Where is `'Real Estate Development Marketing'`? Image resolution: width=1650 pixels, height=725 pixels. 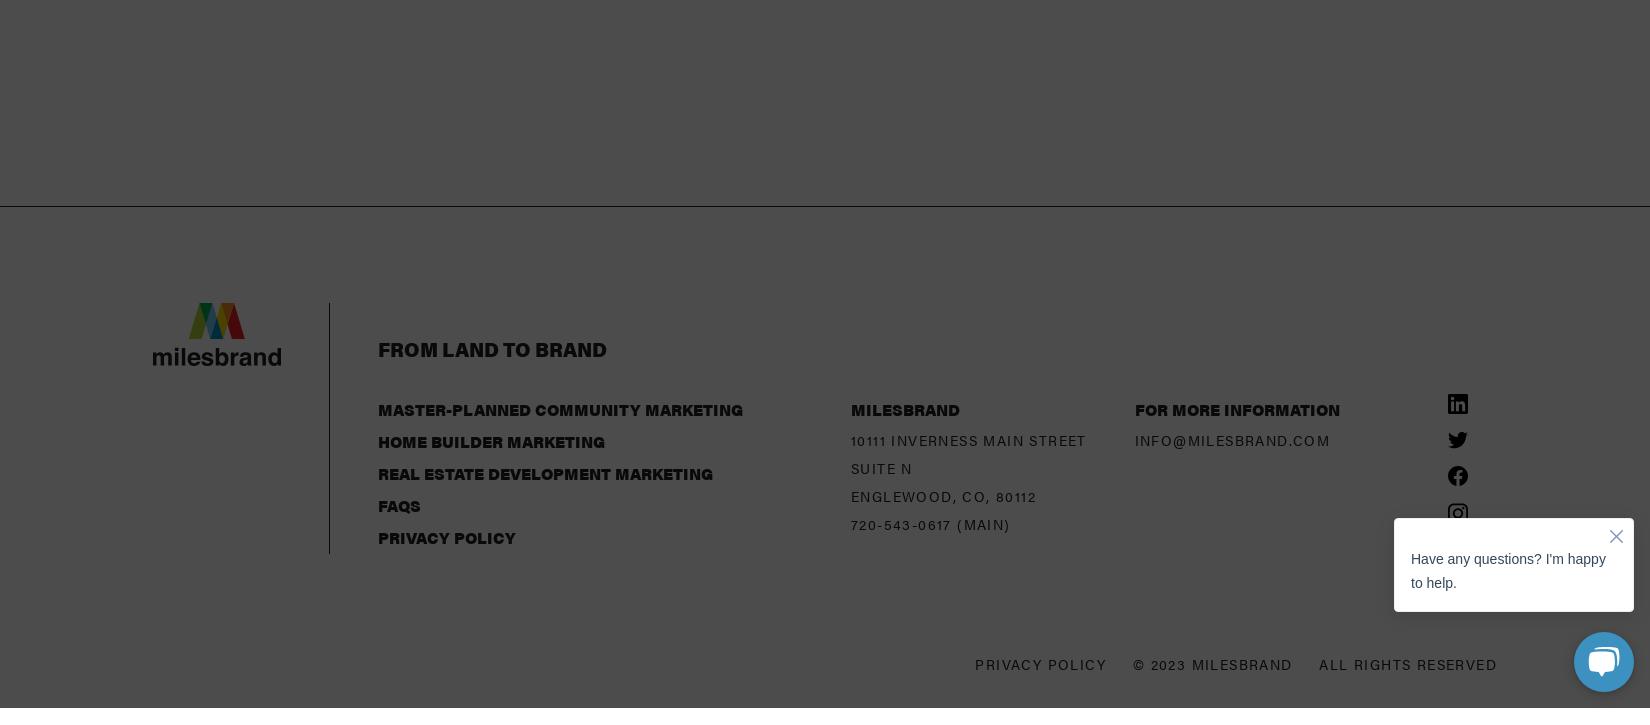 'Real Estate Development Marketing' is located at coordinates (544, 315).